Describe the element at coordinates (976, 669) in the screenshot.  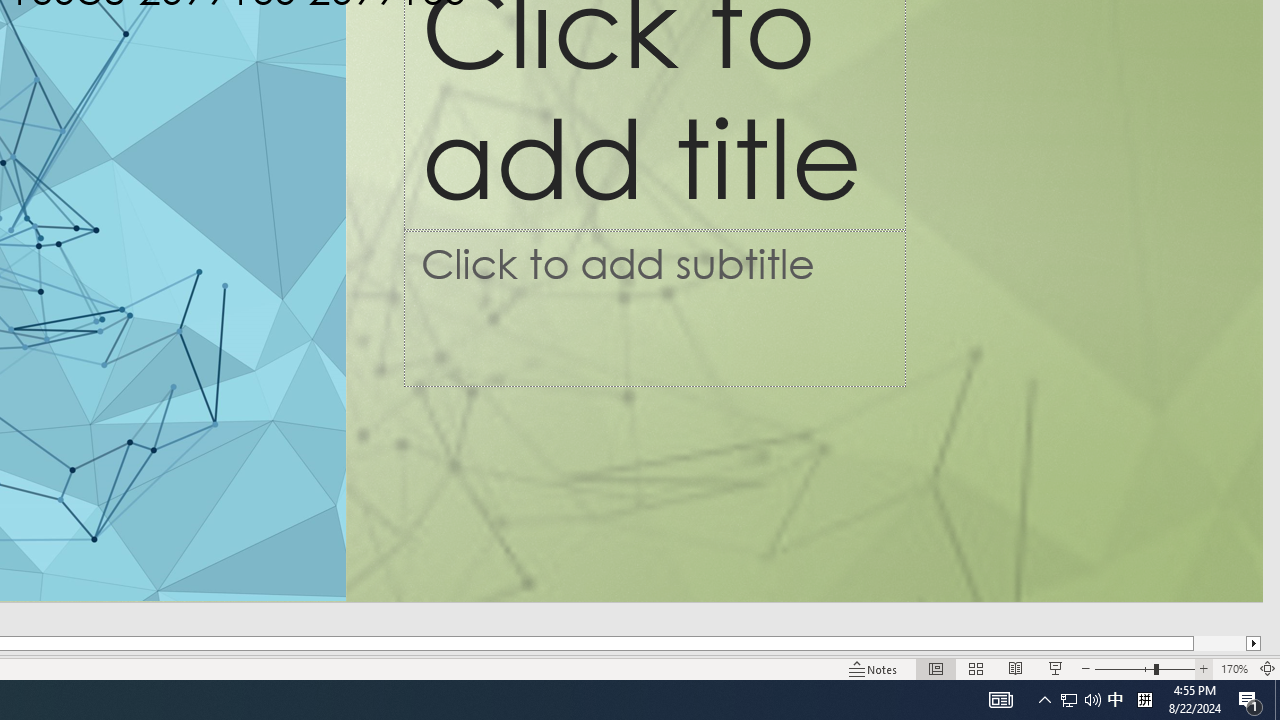
I see `'Slide Sorter'` at that location.